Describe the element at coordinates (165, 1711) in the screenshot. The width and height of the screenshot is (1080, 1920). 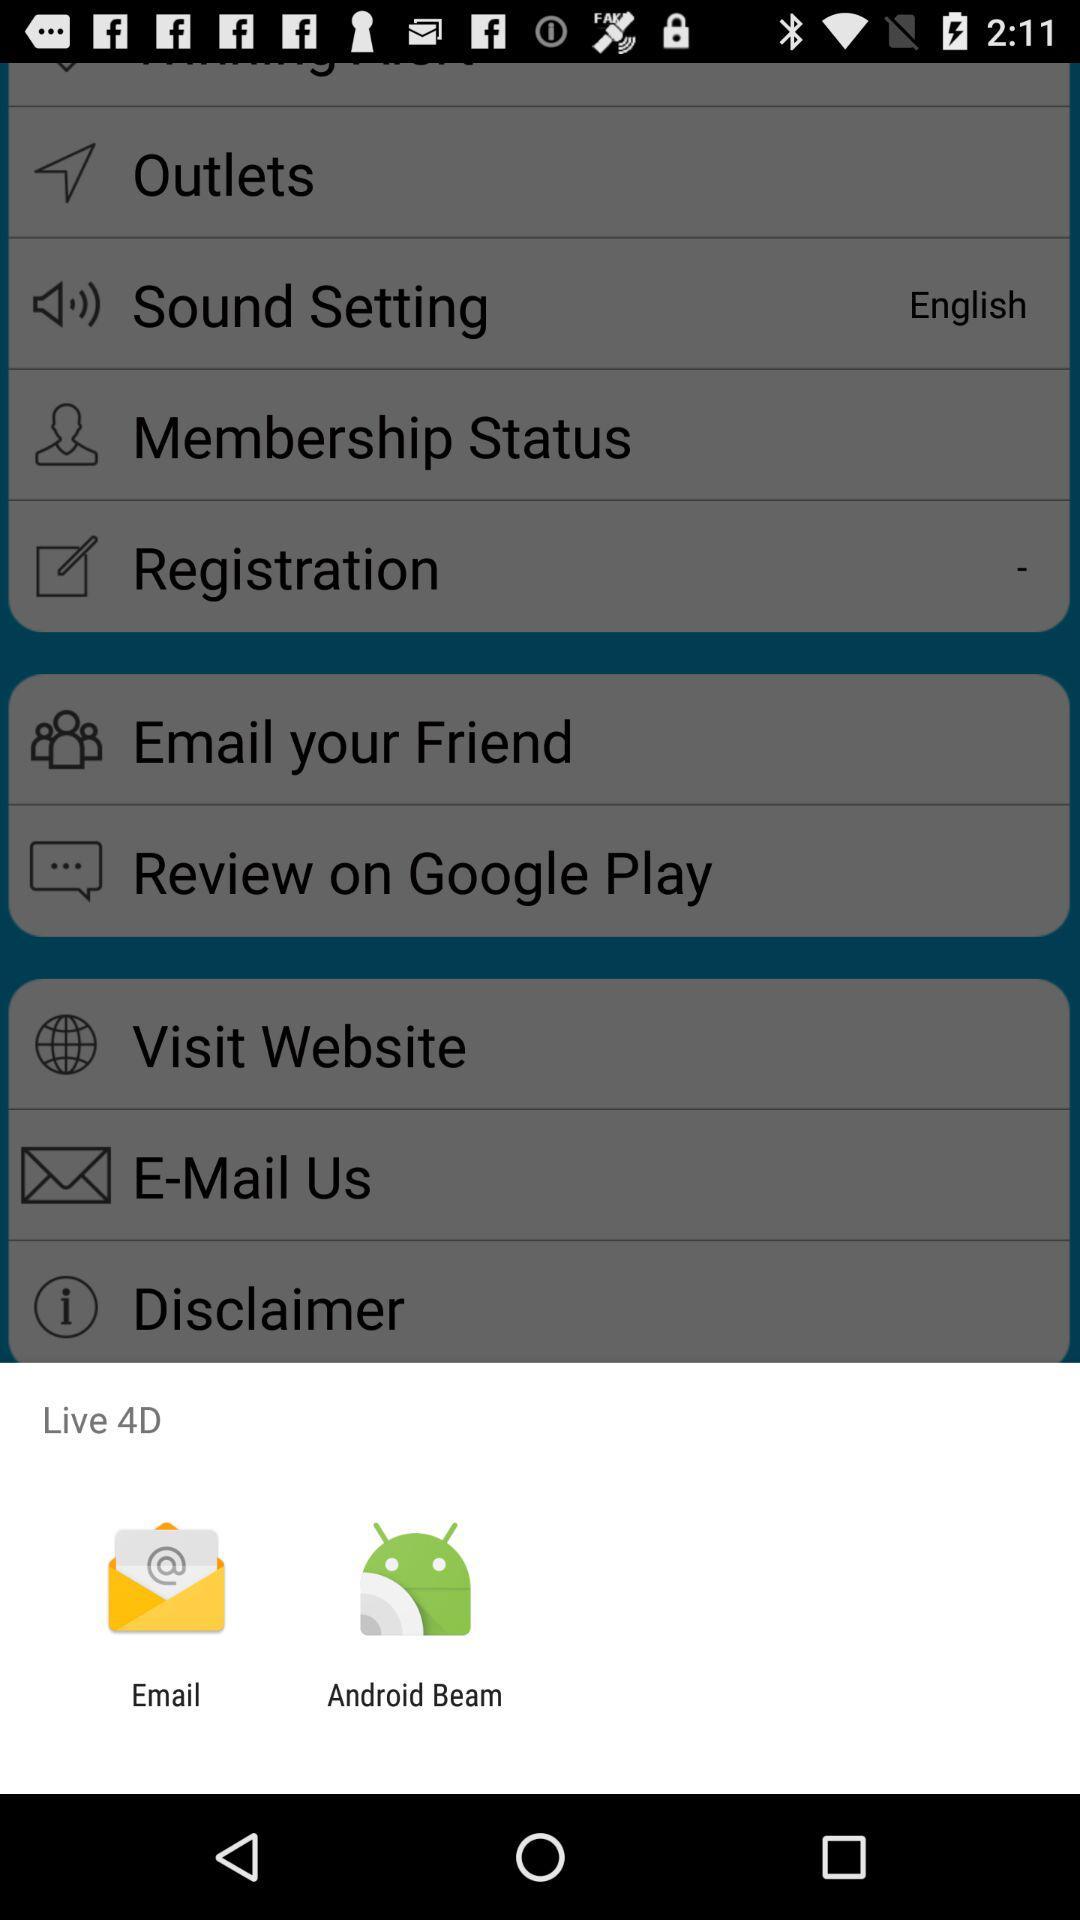
I see `email` at that location.